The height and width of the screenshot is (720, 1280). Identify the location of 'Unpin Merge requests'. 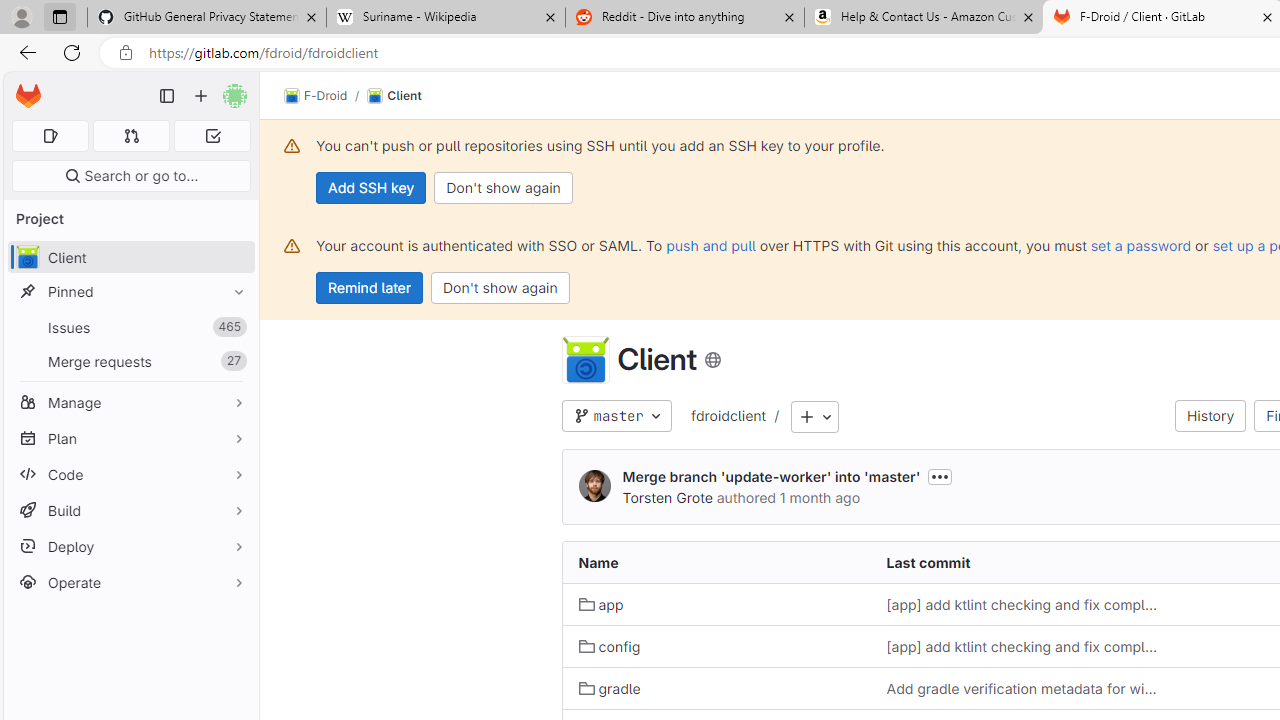
(234, 361).